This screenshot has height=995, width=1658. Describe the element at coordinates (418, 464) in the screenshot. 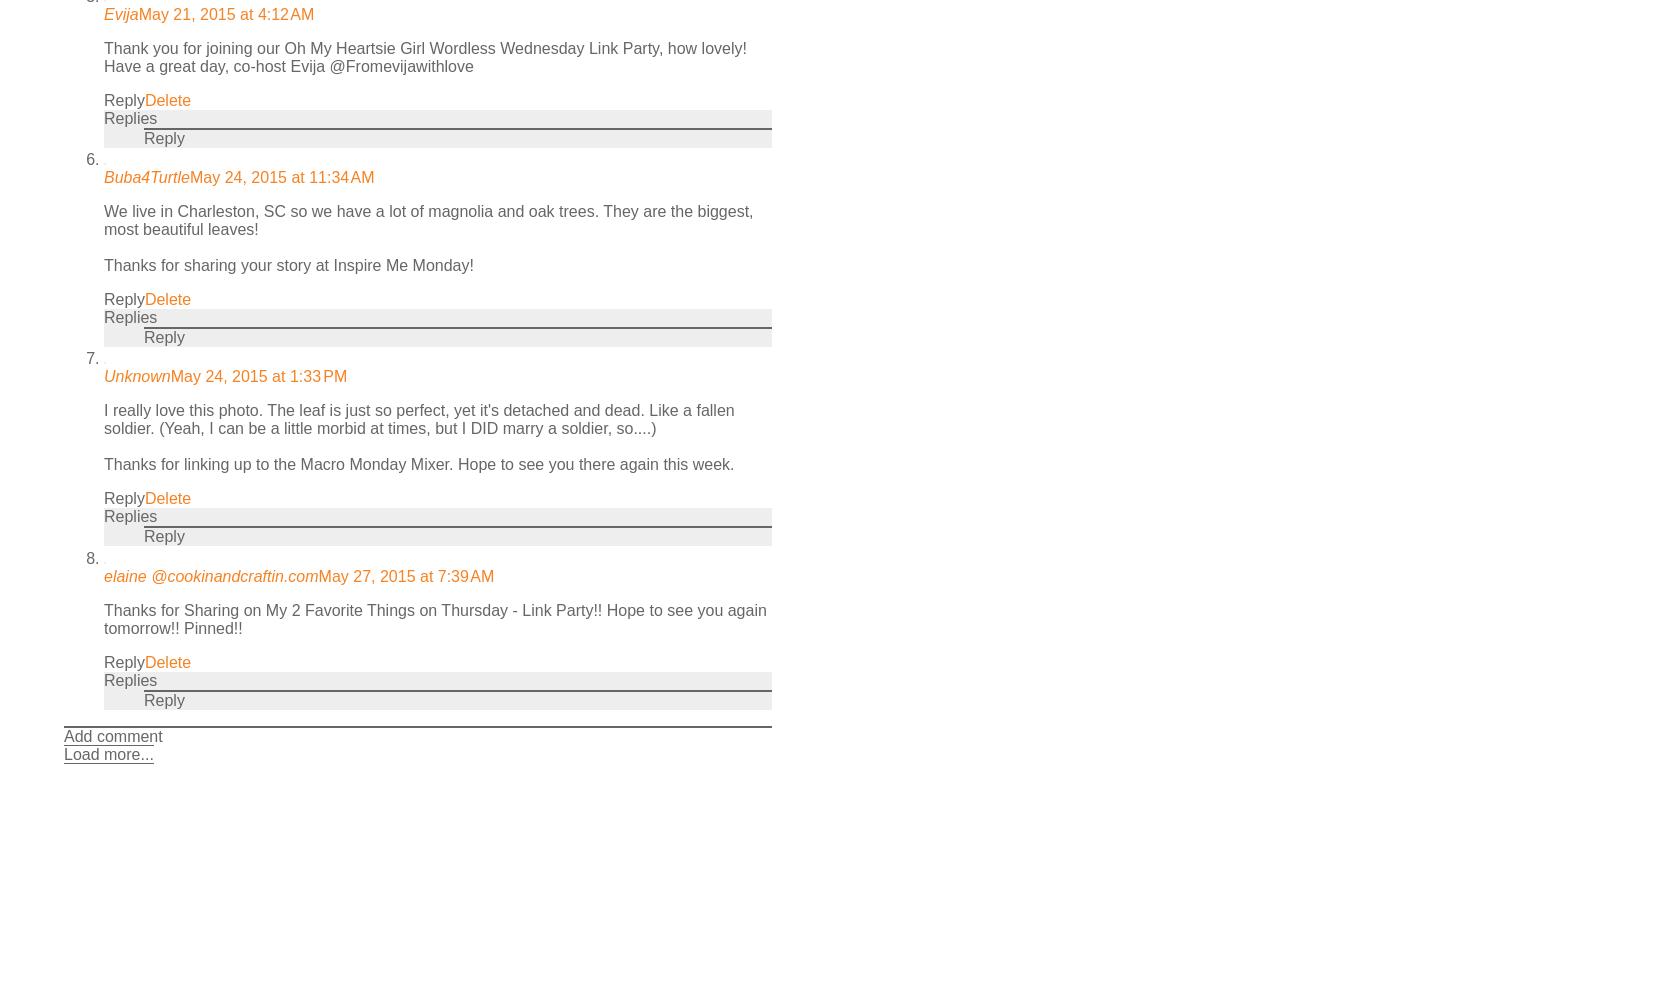

I see `'Thanks for linking up to the Macro Monday Mixer. Hope to see you there again this week.'` at that location.